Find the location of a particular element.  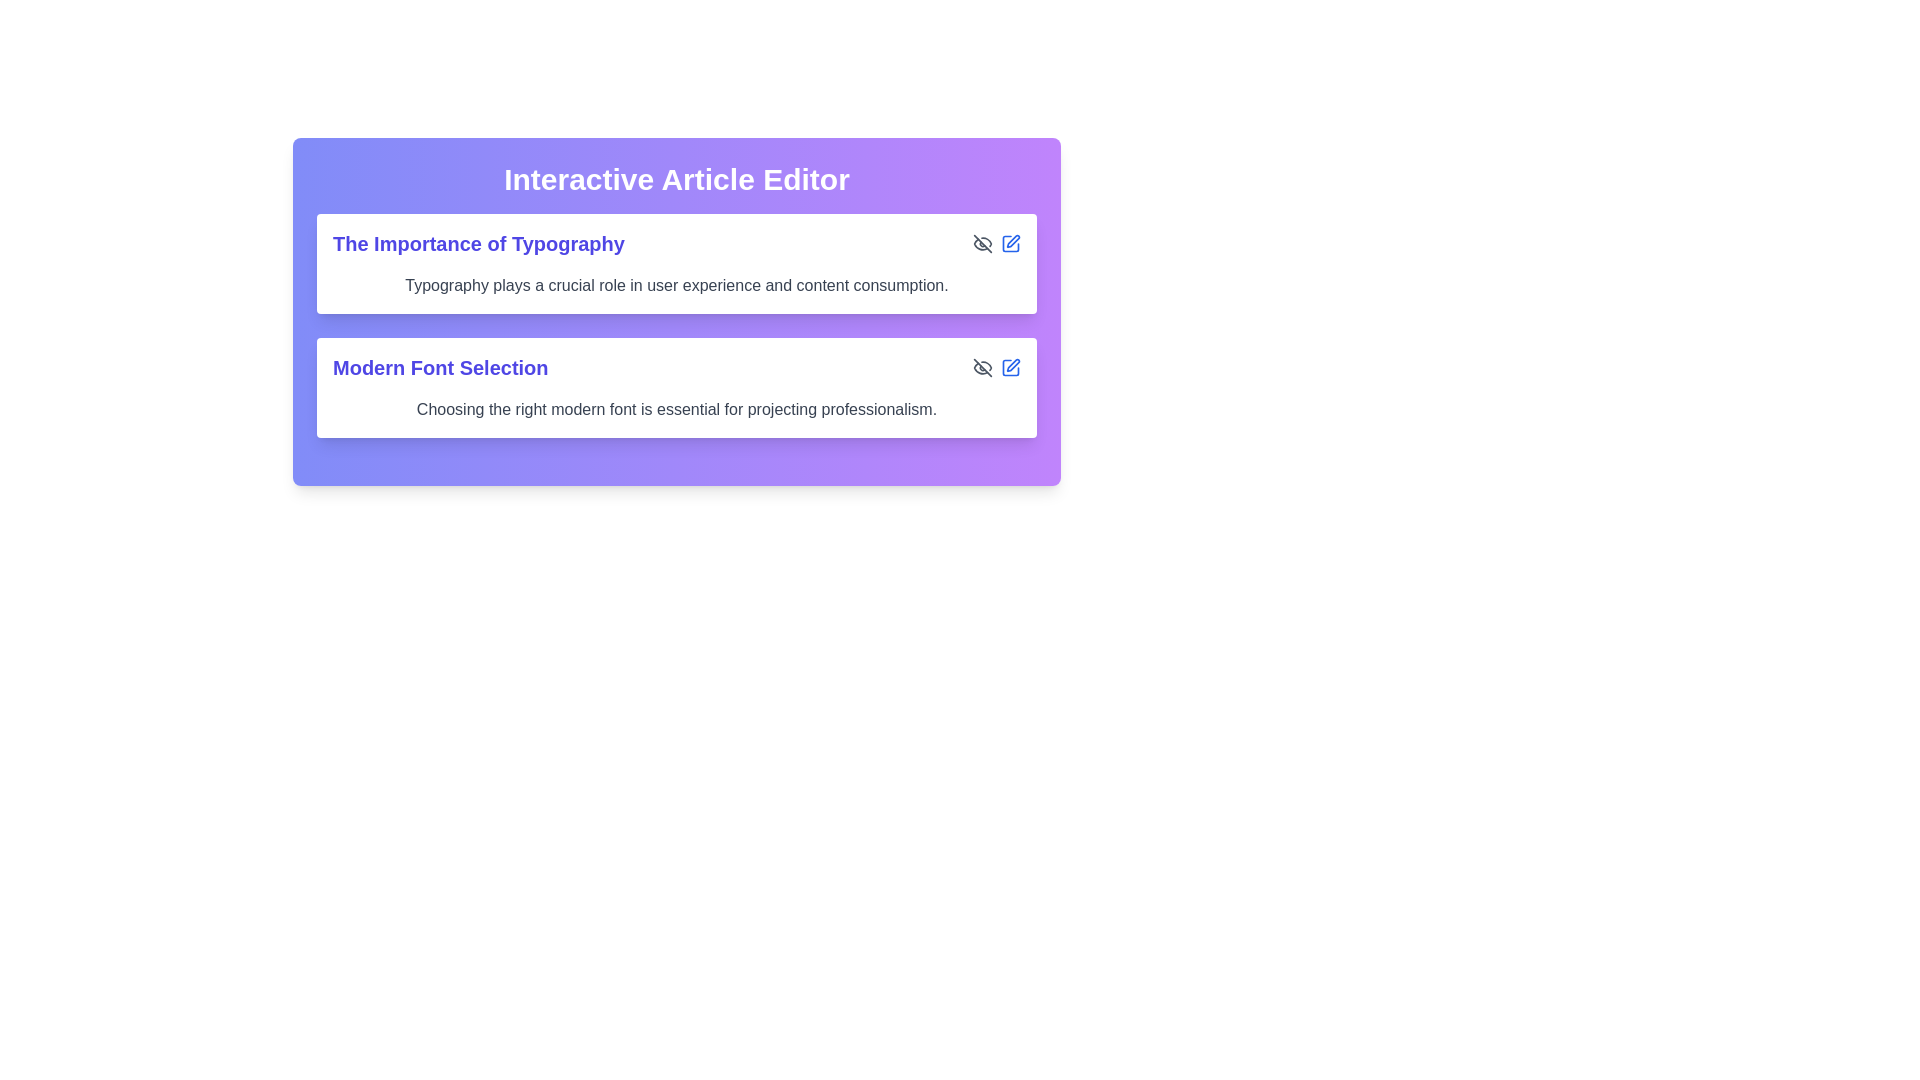

the visibility icon in the icon set for visibility and editing controls located at the right end of the 'Modern Font Selection' row is located at coordinates (997, 367).